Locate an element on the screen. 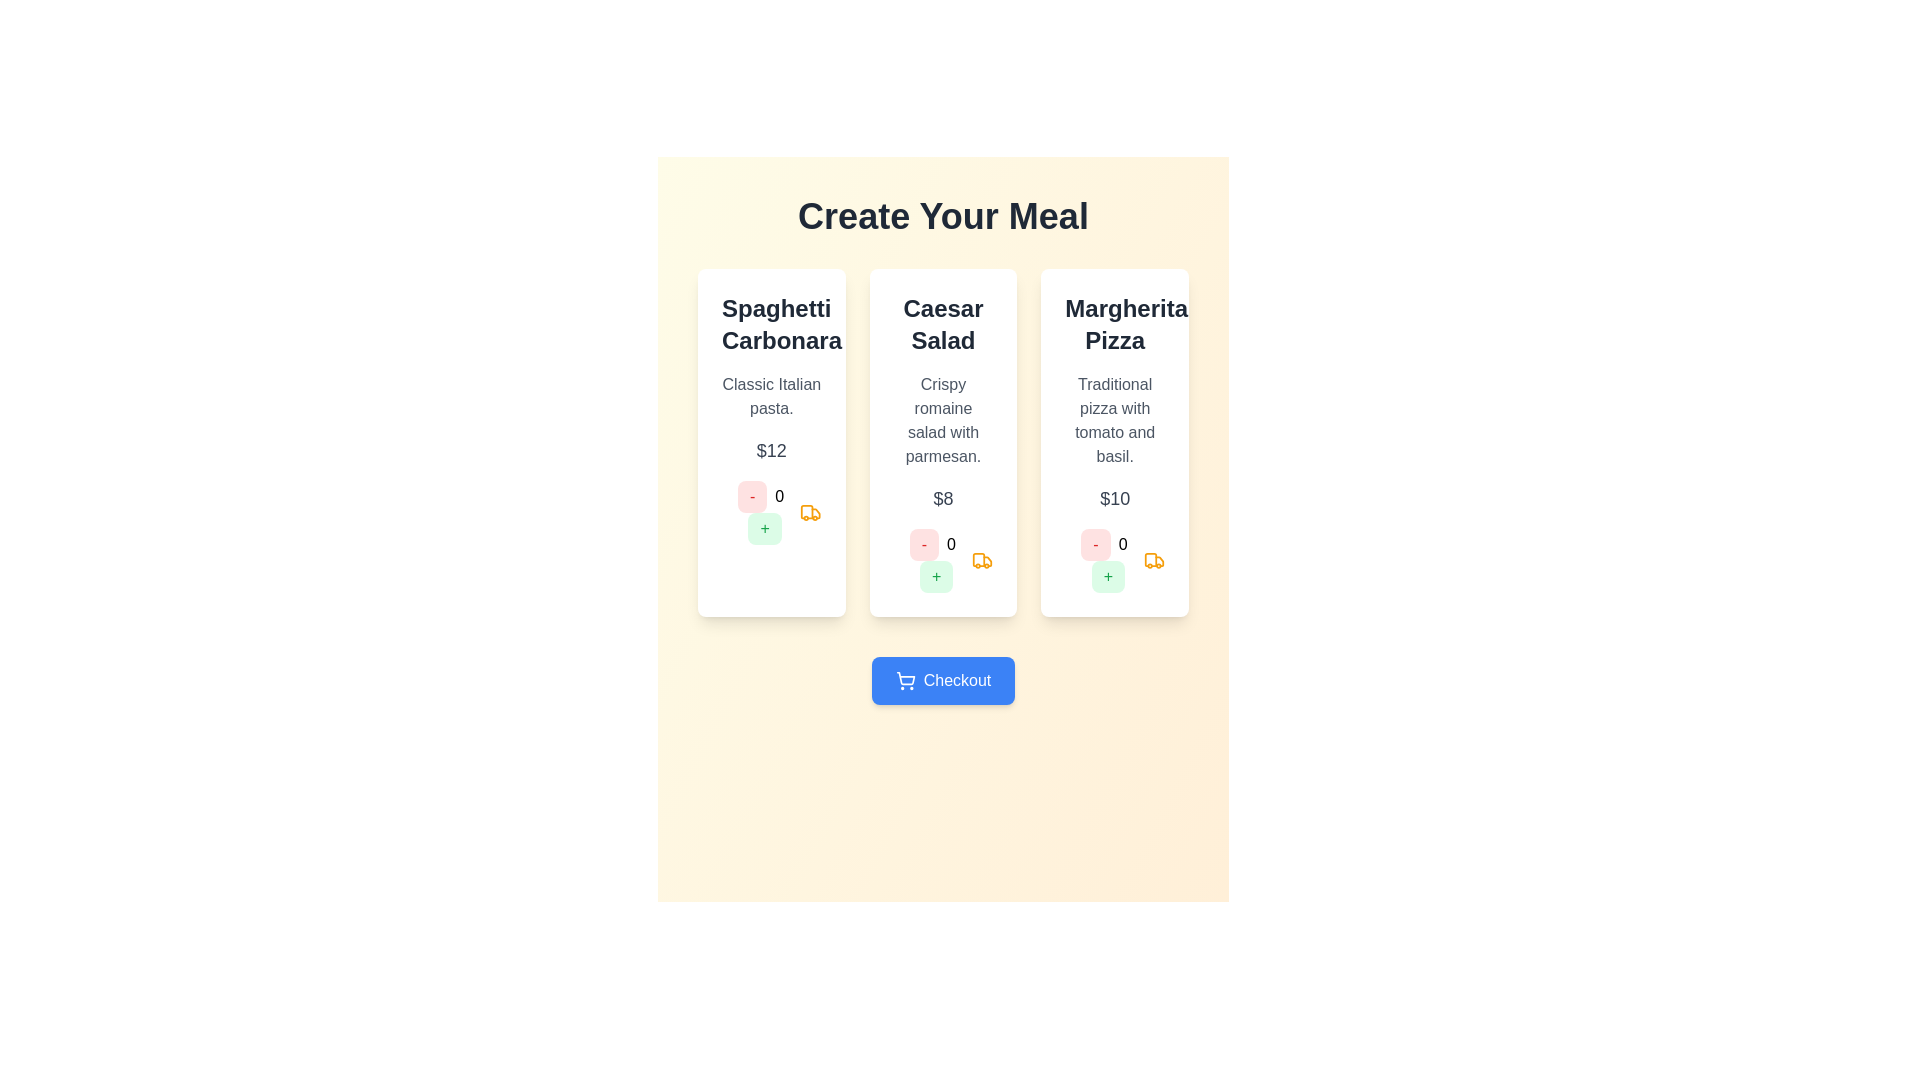 This screenshot has width=1920, height=1080. the label displaying the price '$8', which is located beneath the description of the 'Crispy romaine salad with parmesan.' and above the quantity controls in the middle card of the menu items is located at coordinates (942, 497).